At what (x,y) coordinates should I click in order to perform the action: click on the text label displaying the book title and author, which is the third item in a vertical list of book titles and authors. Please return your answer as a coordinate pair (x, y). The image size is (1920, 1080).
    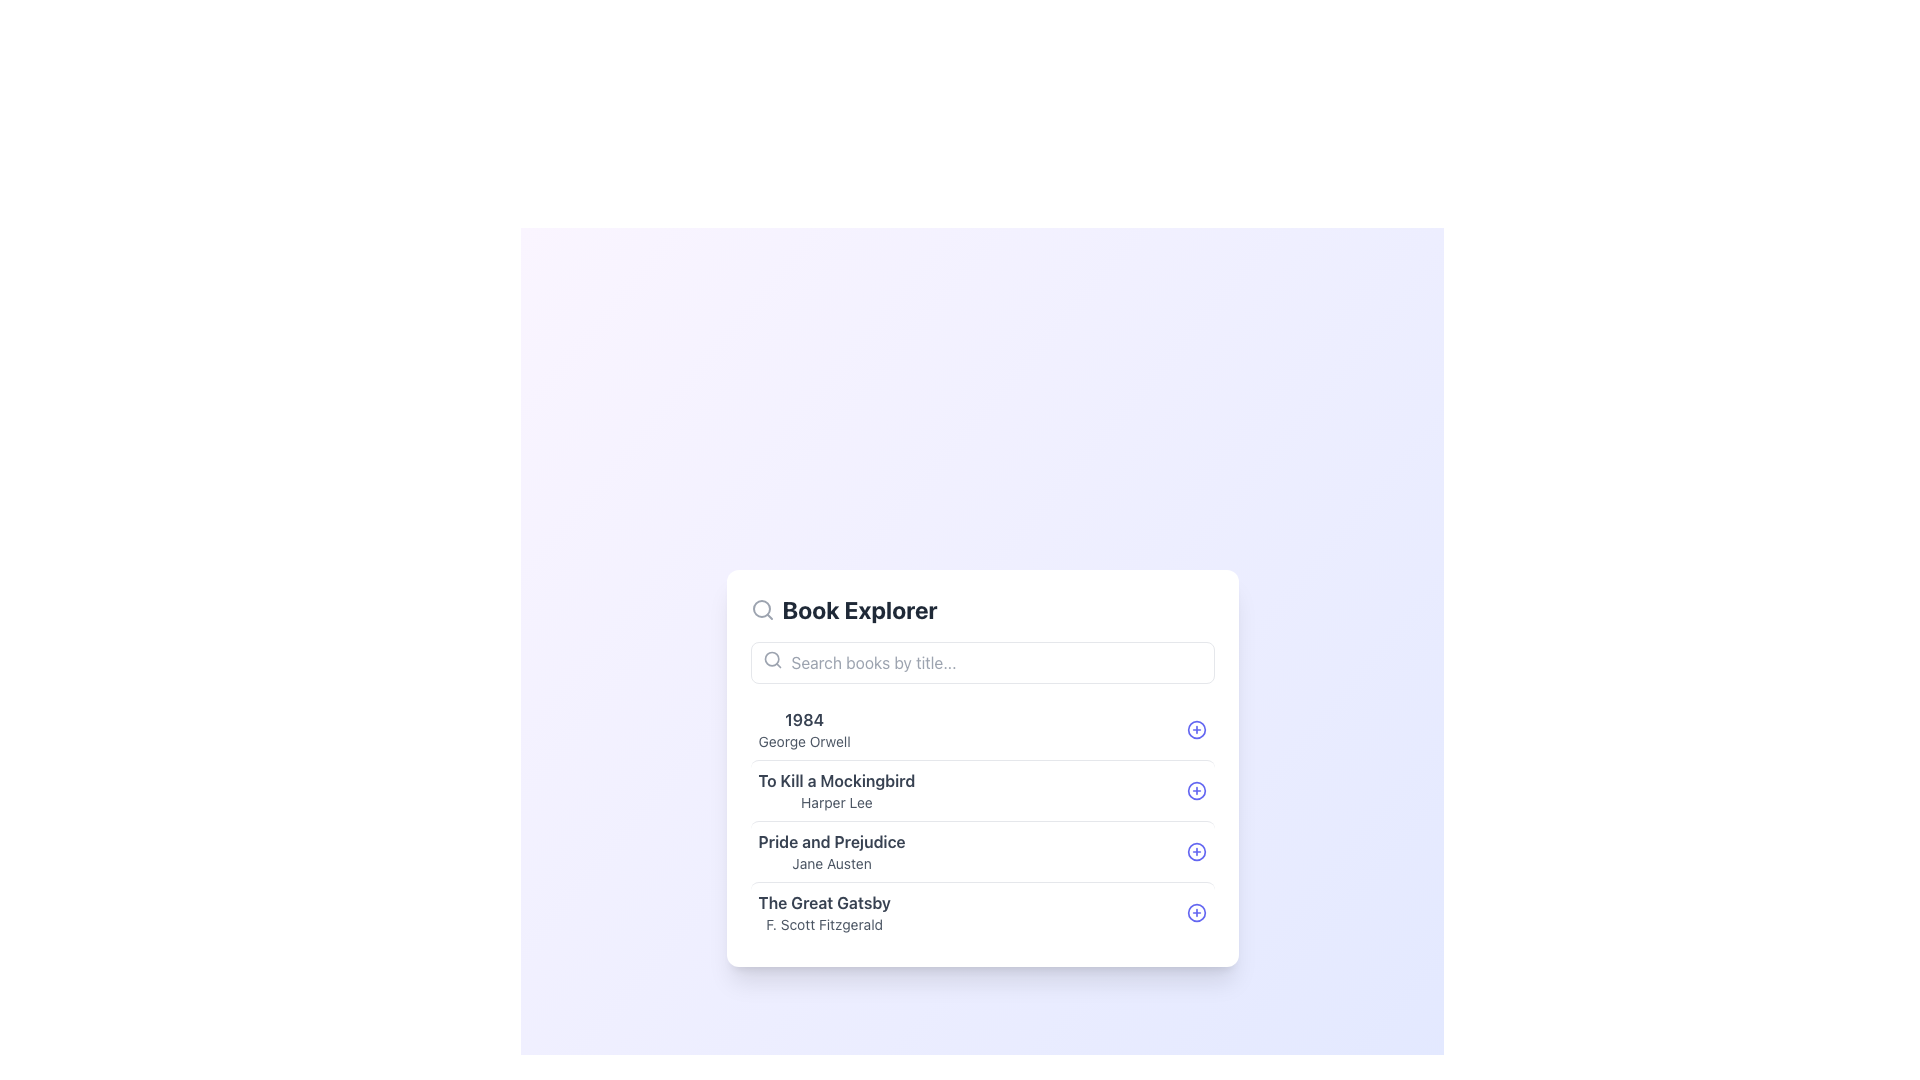
    Looking at the image, I should click on (832, 851).